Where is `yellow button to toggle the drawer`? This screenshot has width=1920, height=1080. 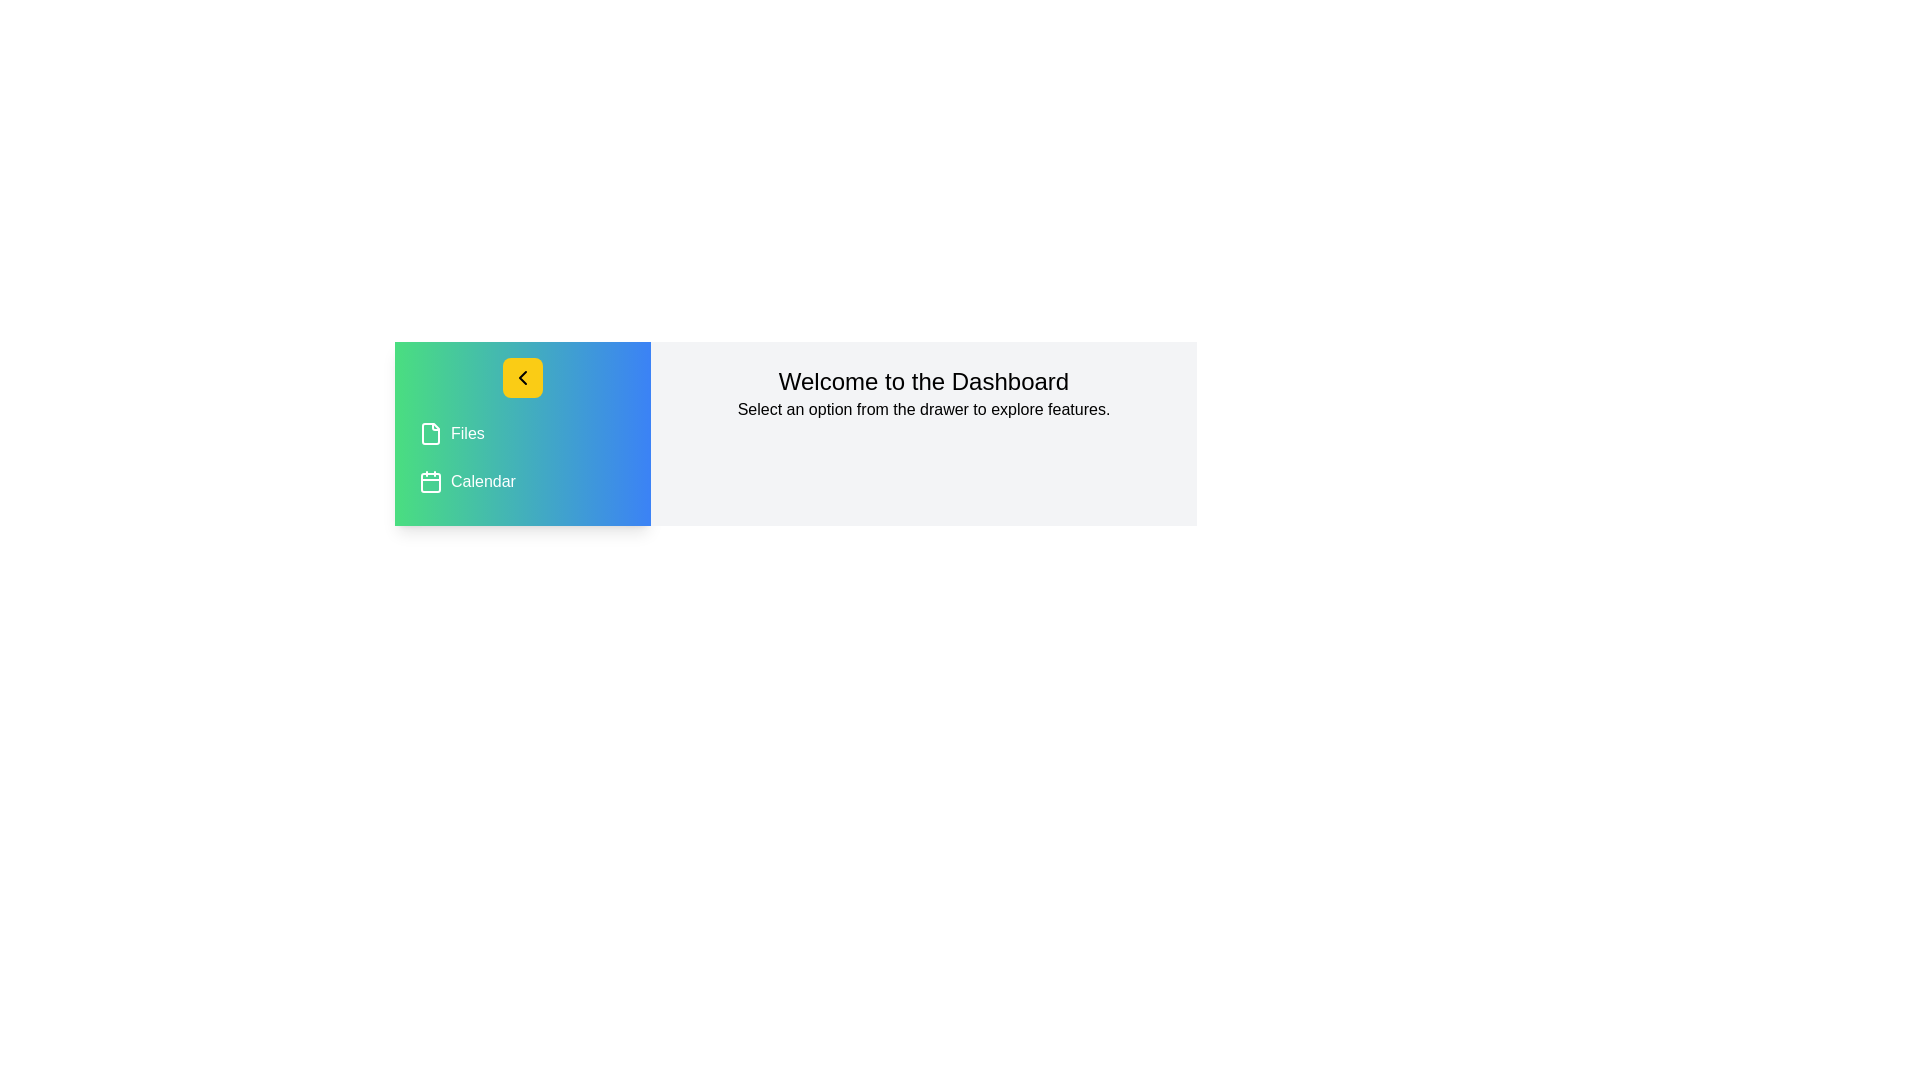
yellow button to toggle the drawer is located at coordinates (523, 378).